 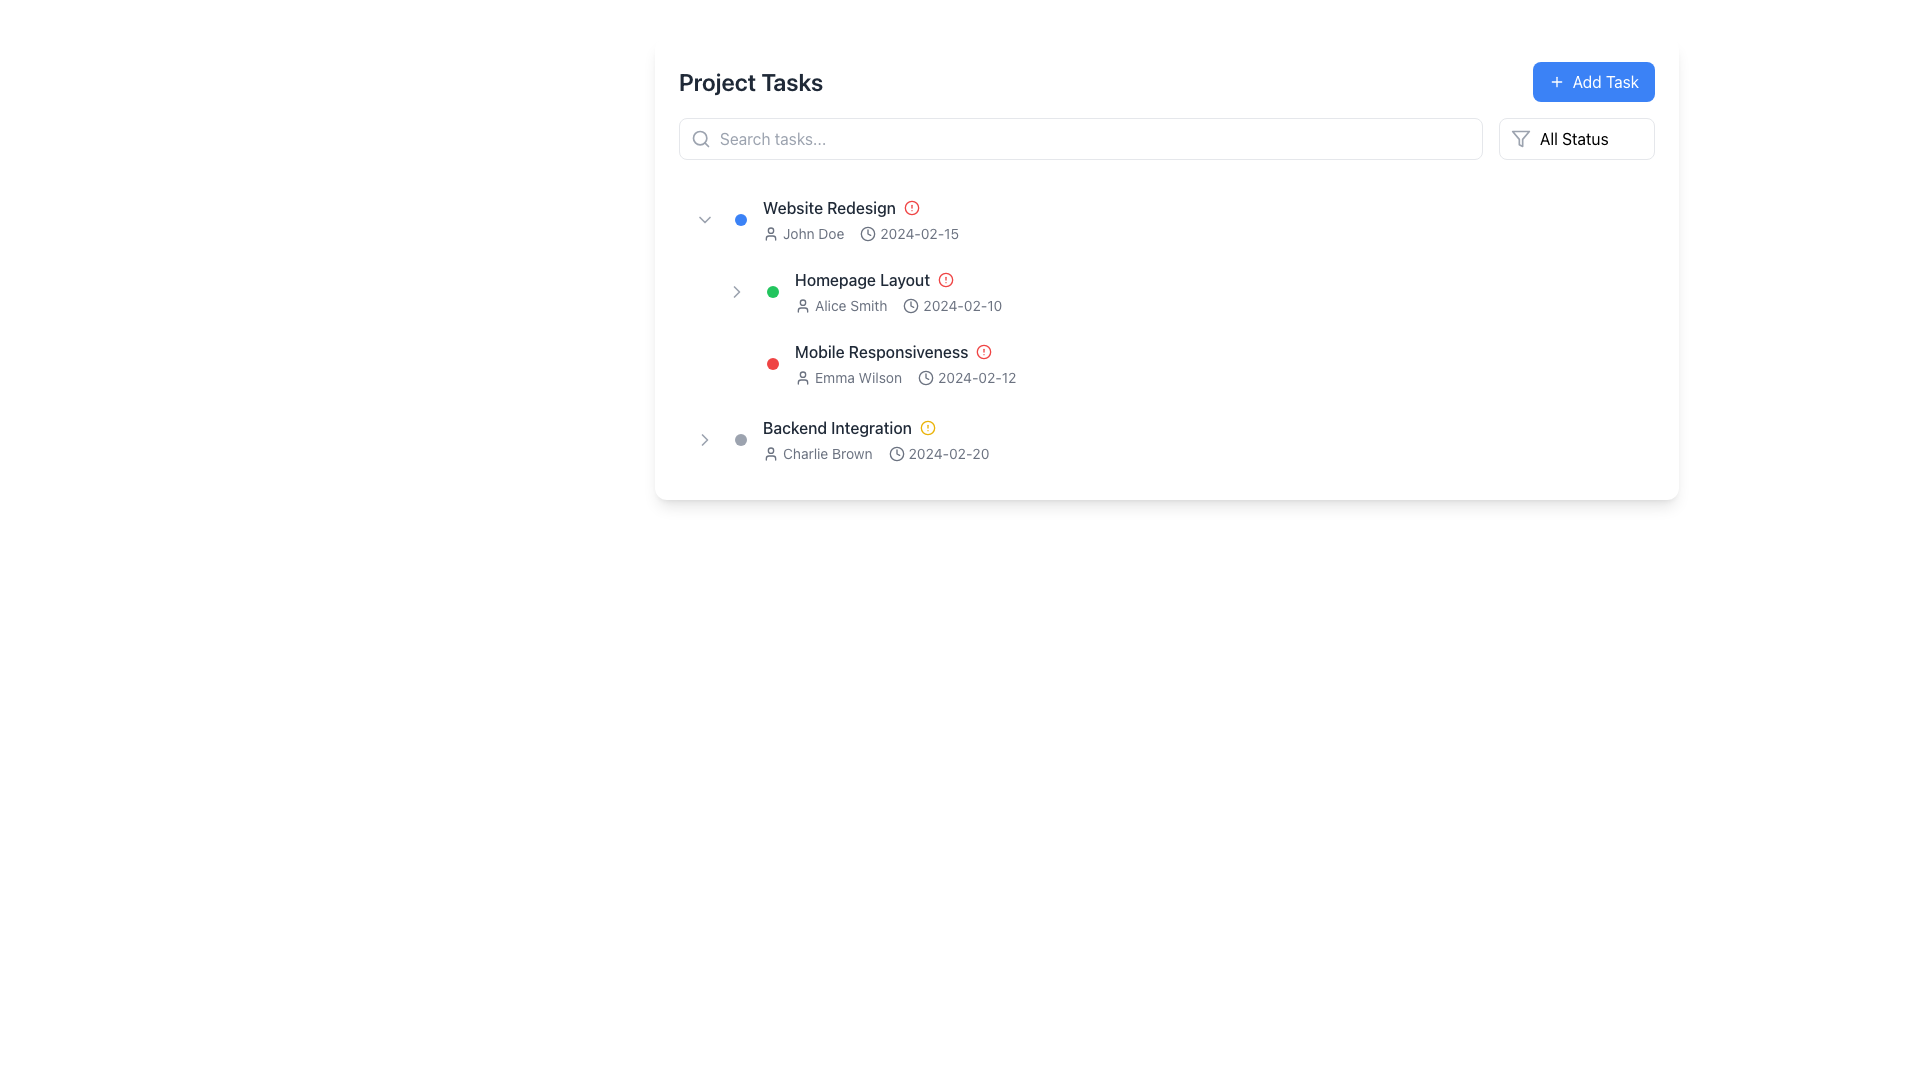 What do you see at coordinates (841, 305) in the screenshot?
I see `the information displayed in the label showing 'Alice Smith' with the inline user icon, located in the row of the 'Homepage Layout' task` at bounding box center [841, 305].